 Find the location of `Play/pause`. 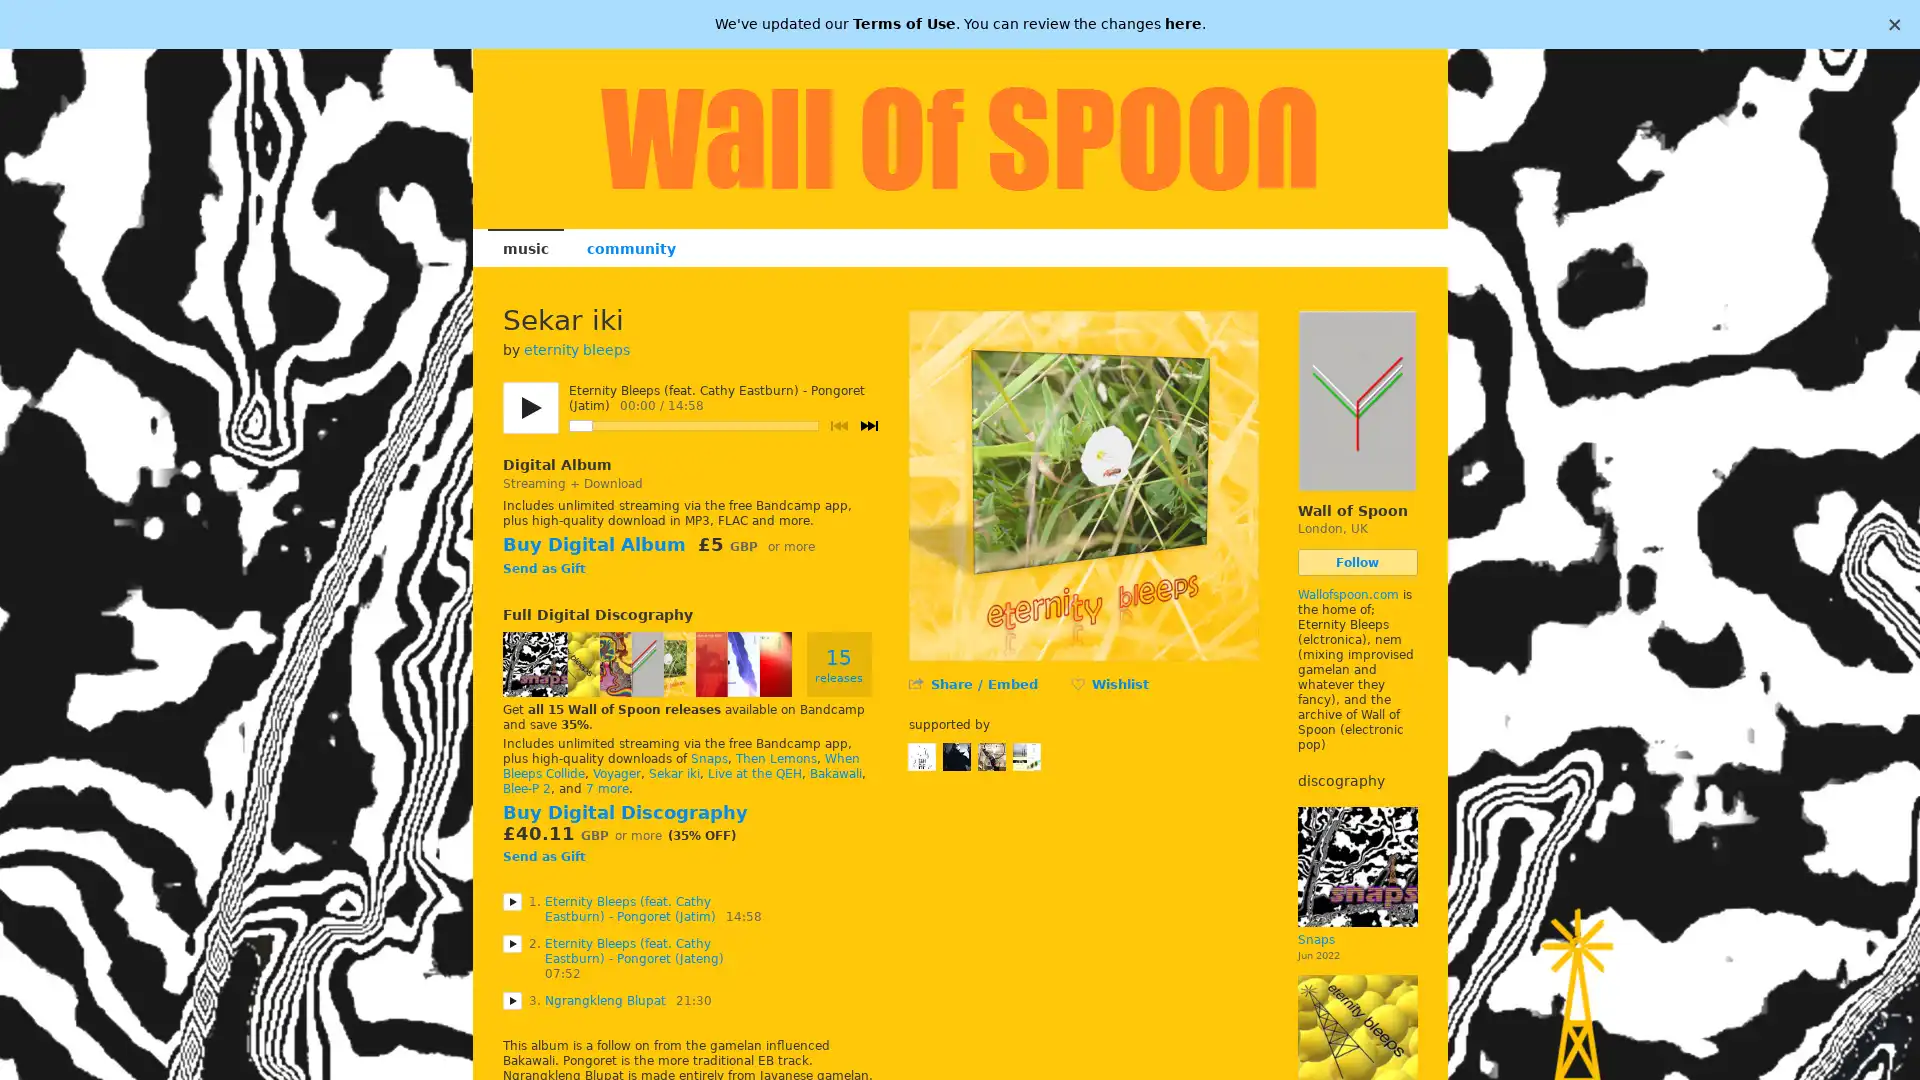

Play/pause is located at coordinates (529, 407).